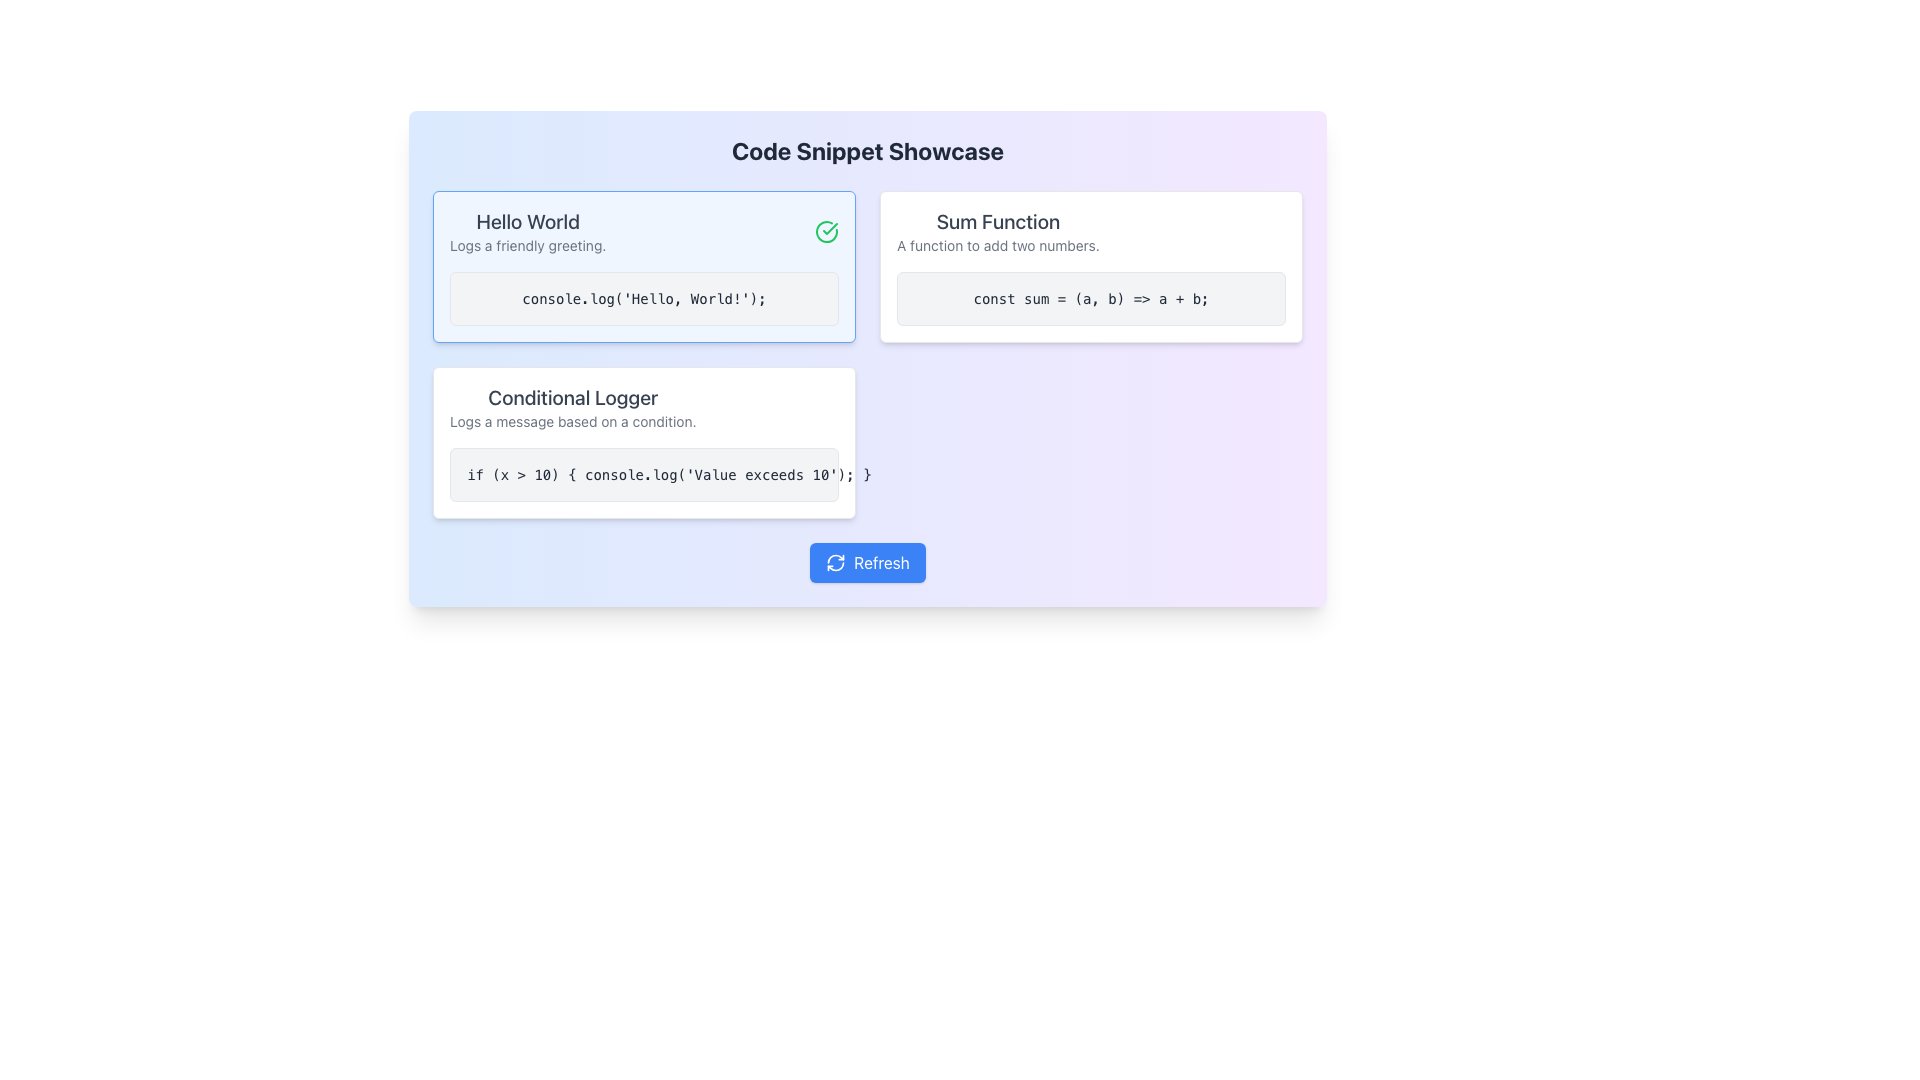 This screenshot has height=1080, width=1920. I want to click on the static text label that describes the functionality of the code snippet labeled 'Hello World', located beneath the title in the 'Code Snippet Showcase' section, so click(528, 245).